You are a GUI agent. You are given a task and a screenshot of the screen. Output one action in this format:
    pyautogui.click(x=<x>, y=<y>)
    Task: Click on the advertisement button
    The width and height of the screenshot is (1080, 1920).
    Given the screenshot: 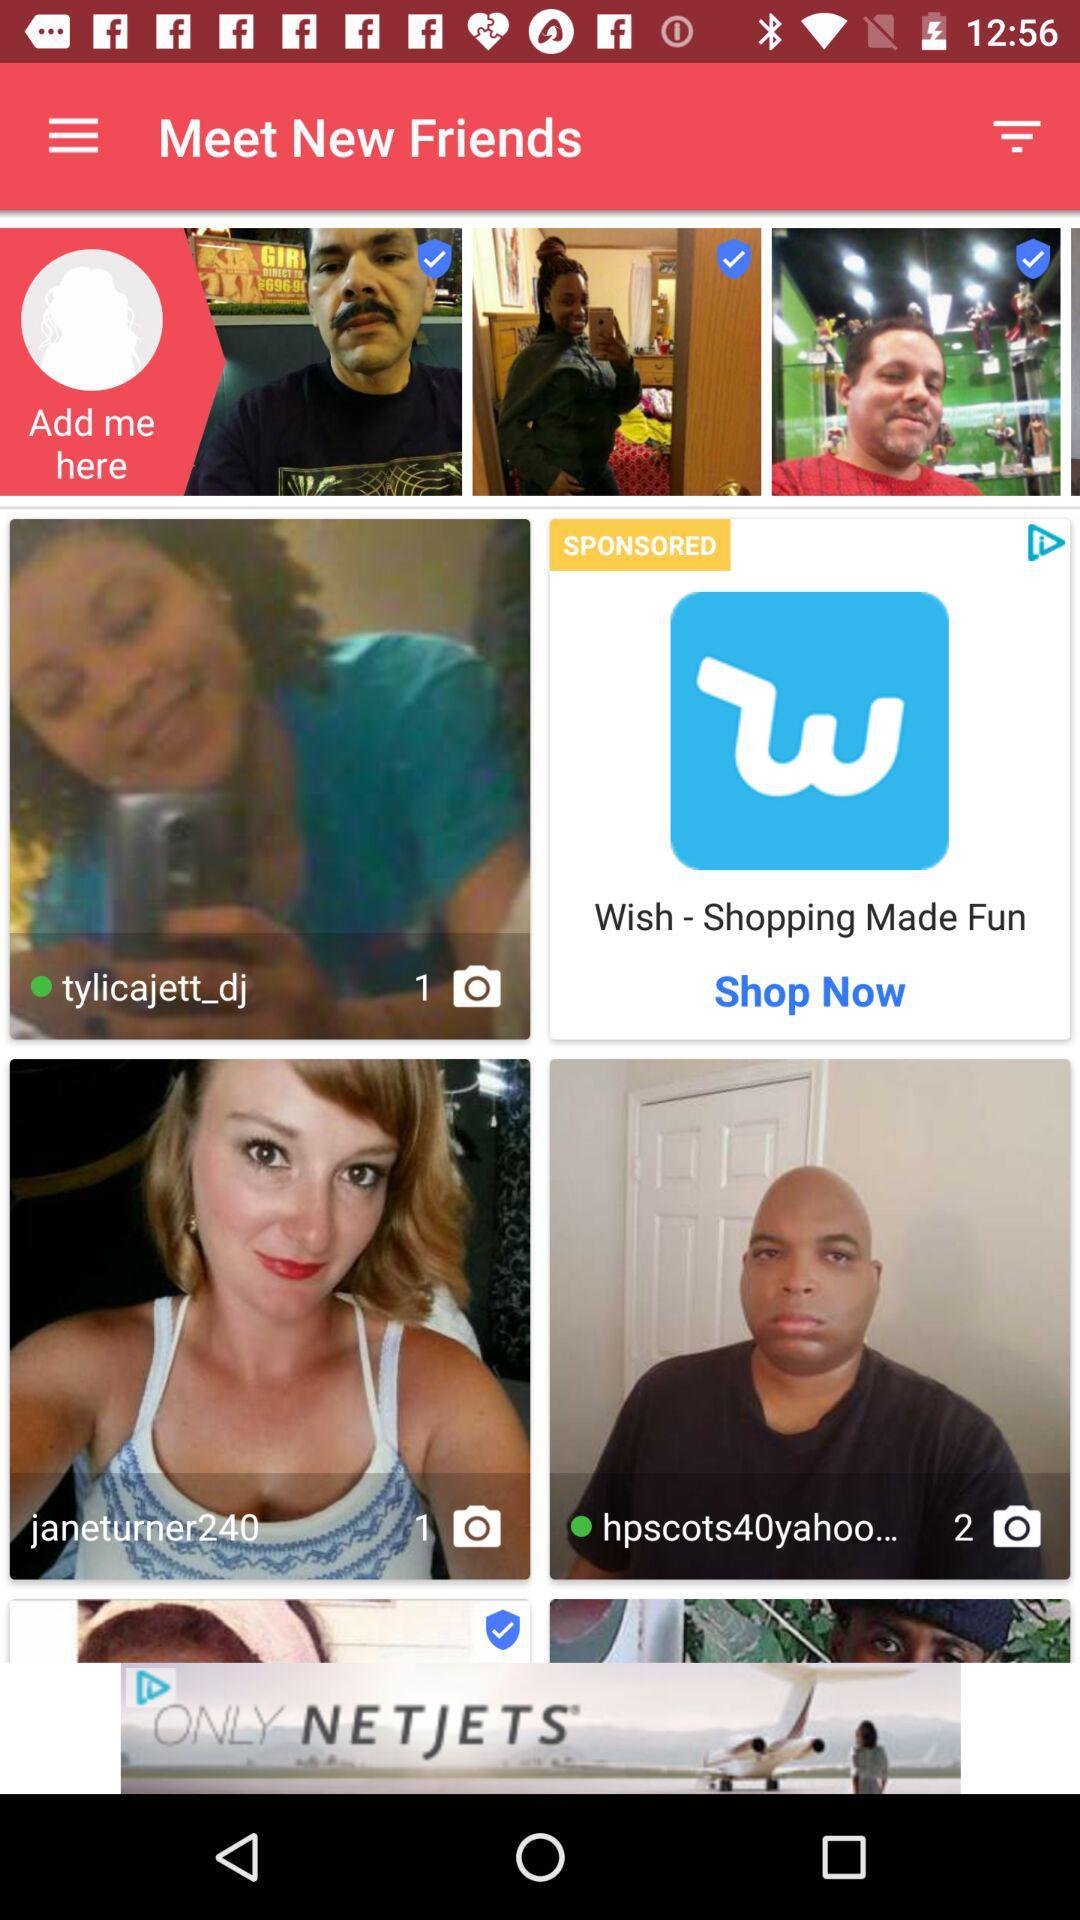 What is the action you would take?
    pyautogui.click(x=540, y=1727)
    